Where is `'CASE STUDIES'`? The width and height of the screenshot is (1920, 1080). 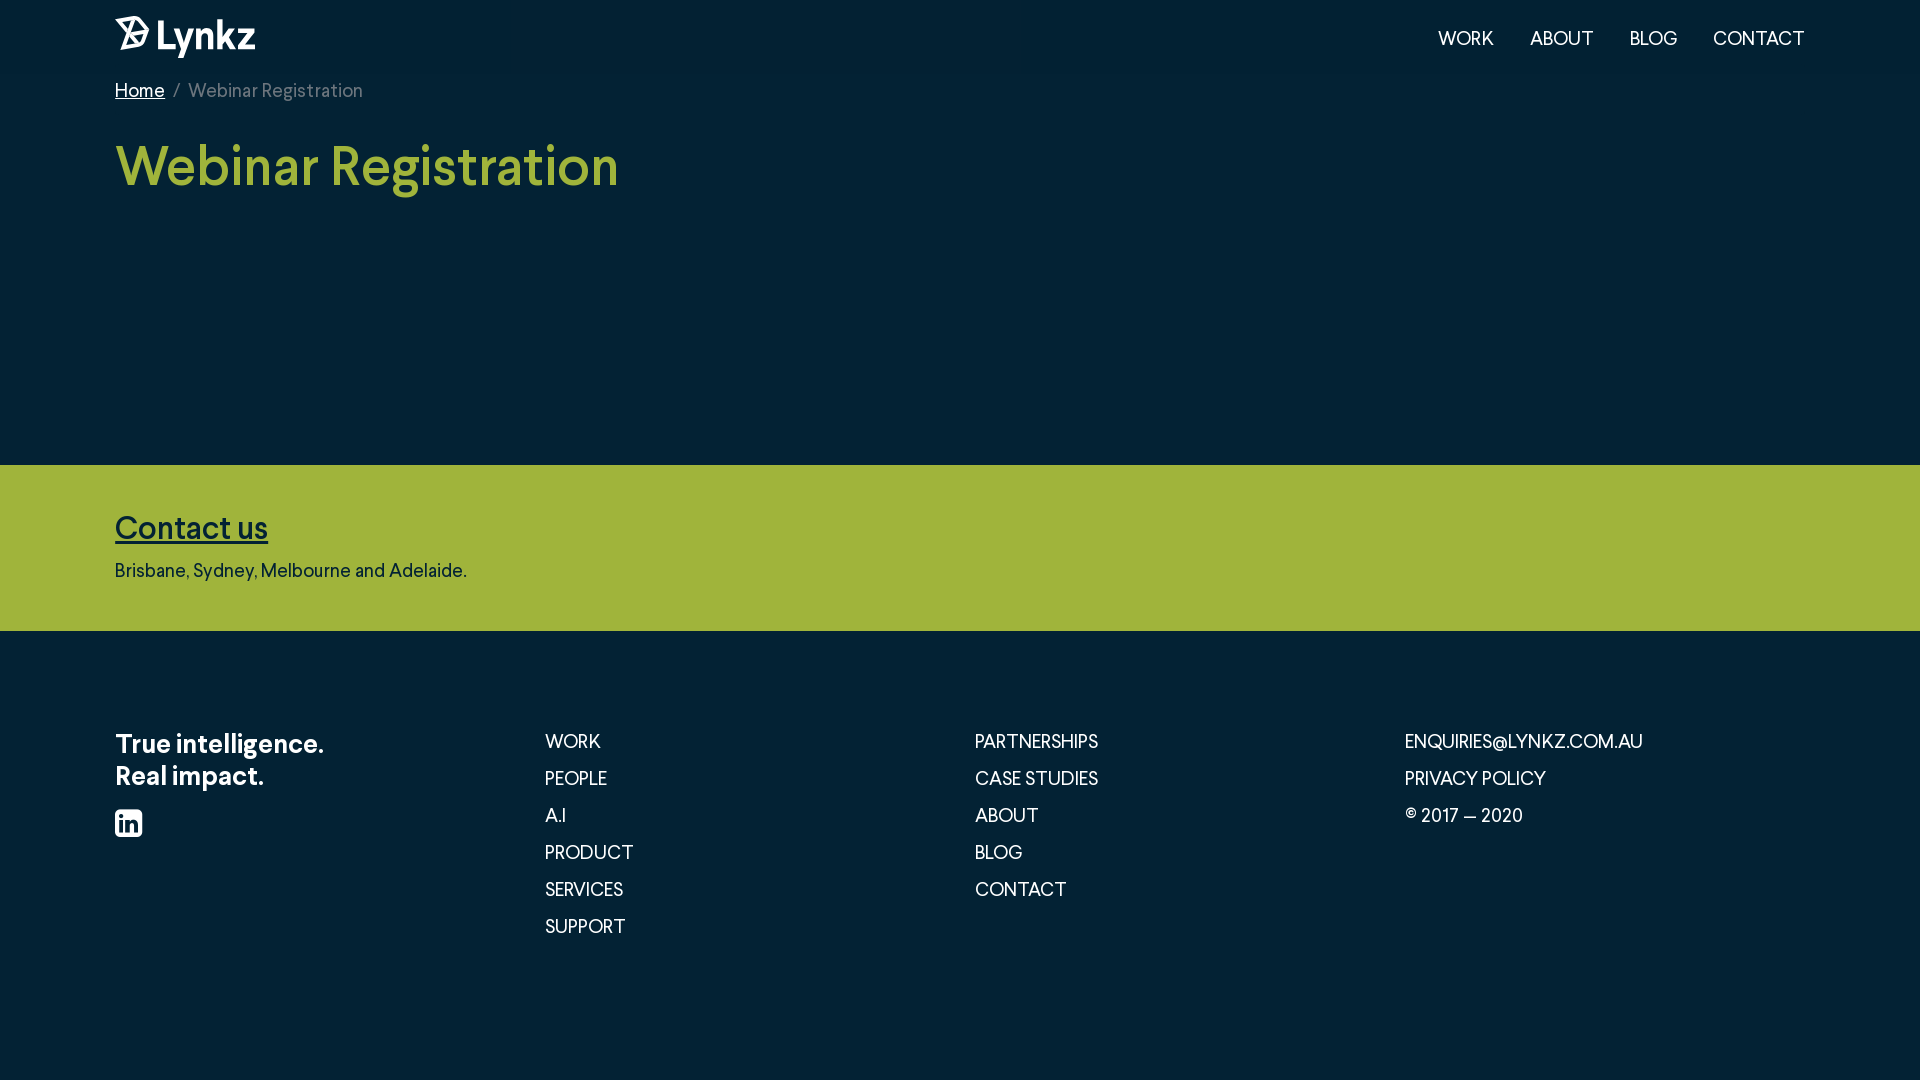
'CASE STUDIES' is located at coordinates (1036, 776).